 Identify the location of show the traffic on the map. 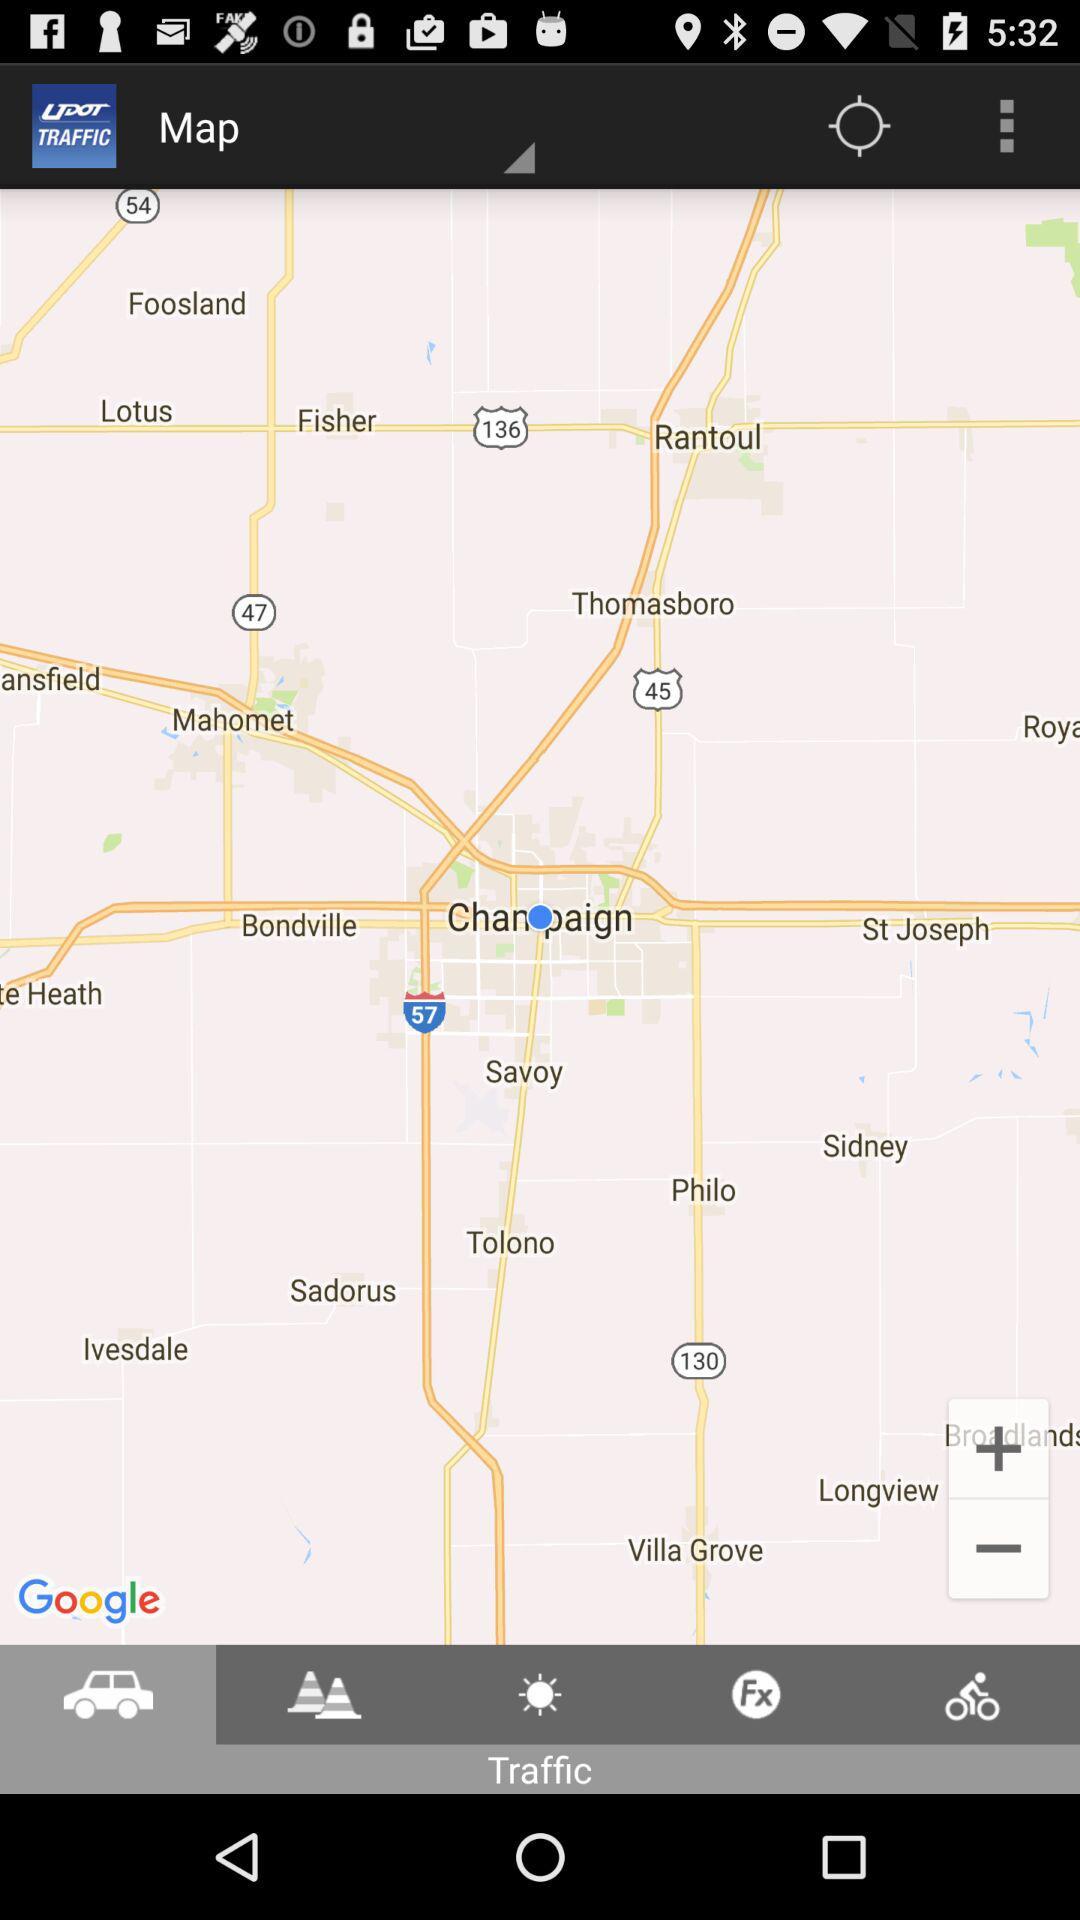
(323, 1693).